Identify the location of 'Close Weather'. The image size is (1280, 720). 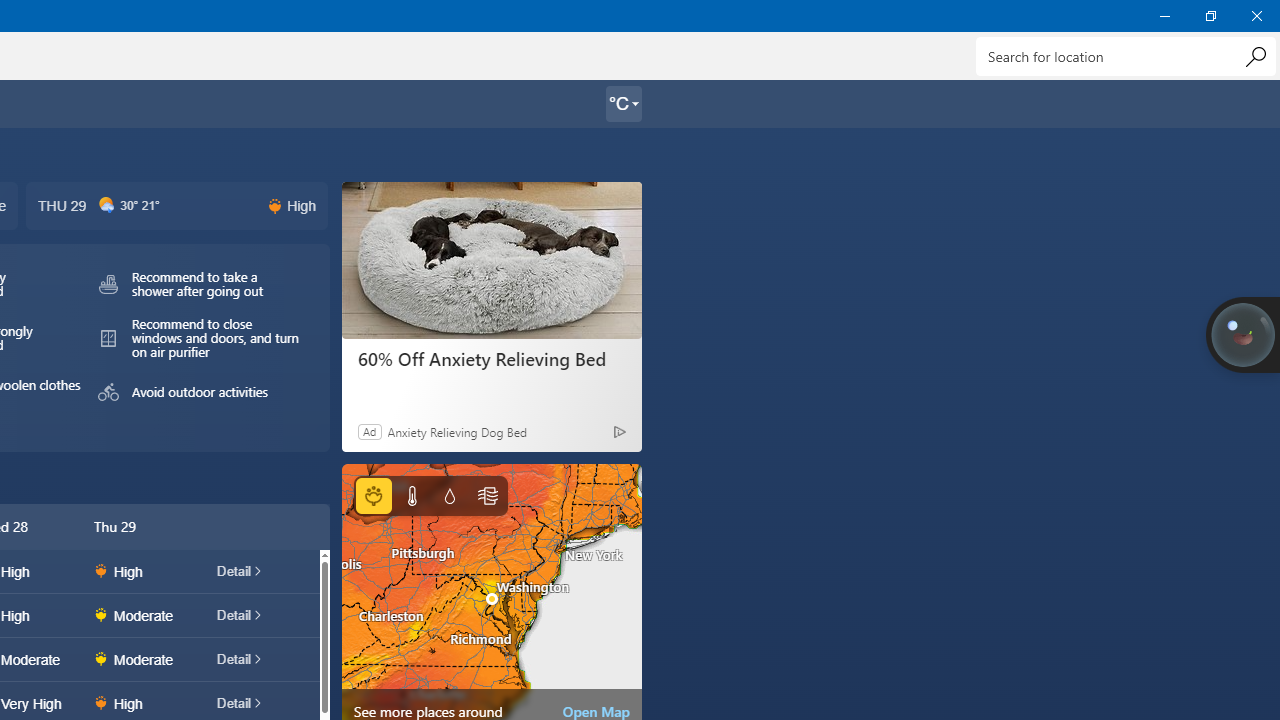
(1255, 15).